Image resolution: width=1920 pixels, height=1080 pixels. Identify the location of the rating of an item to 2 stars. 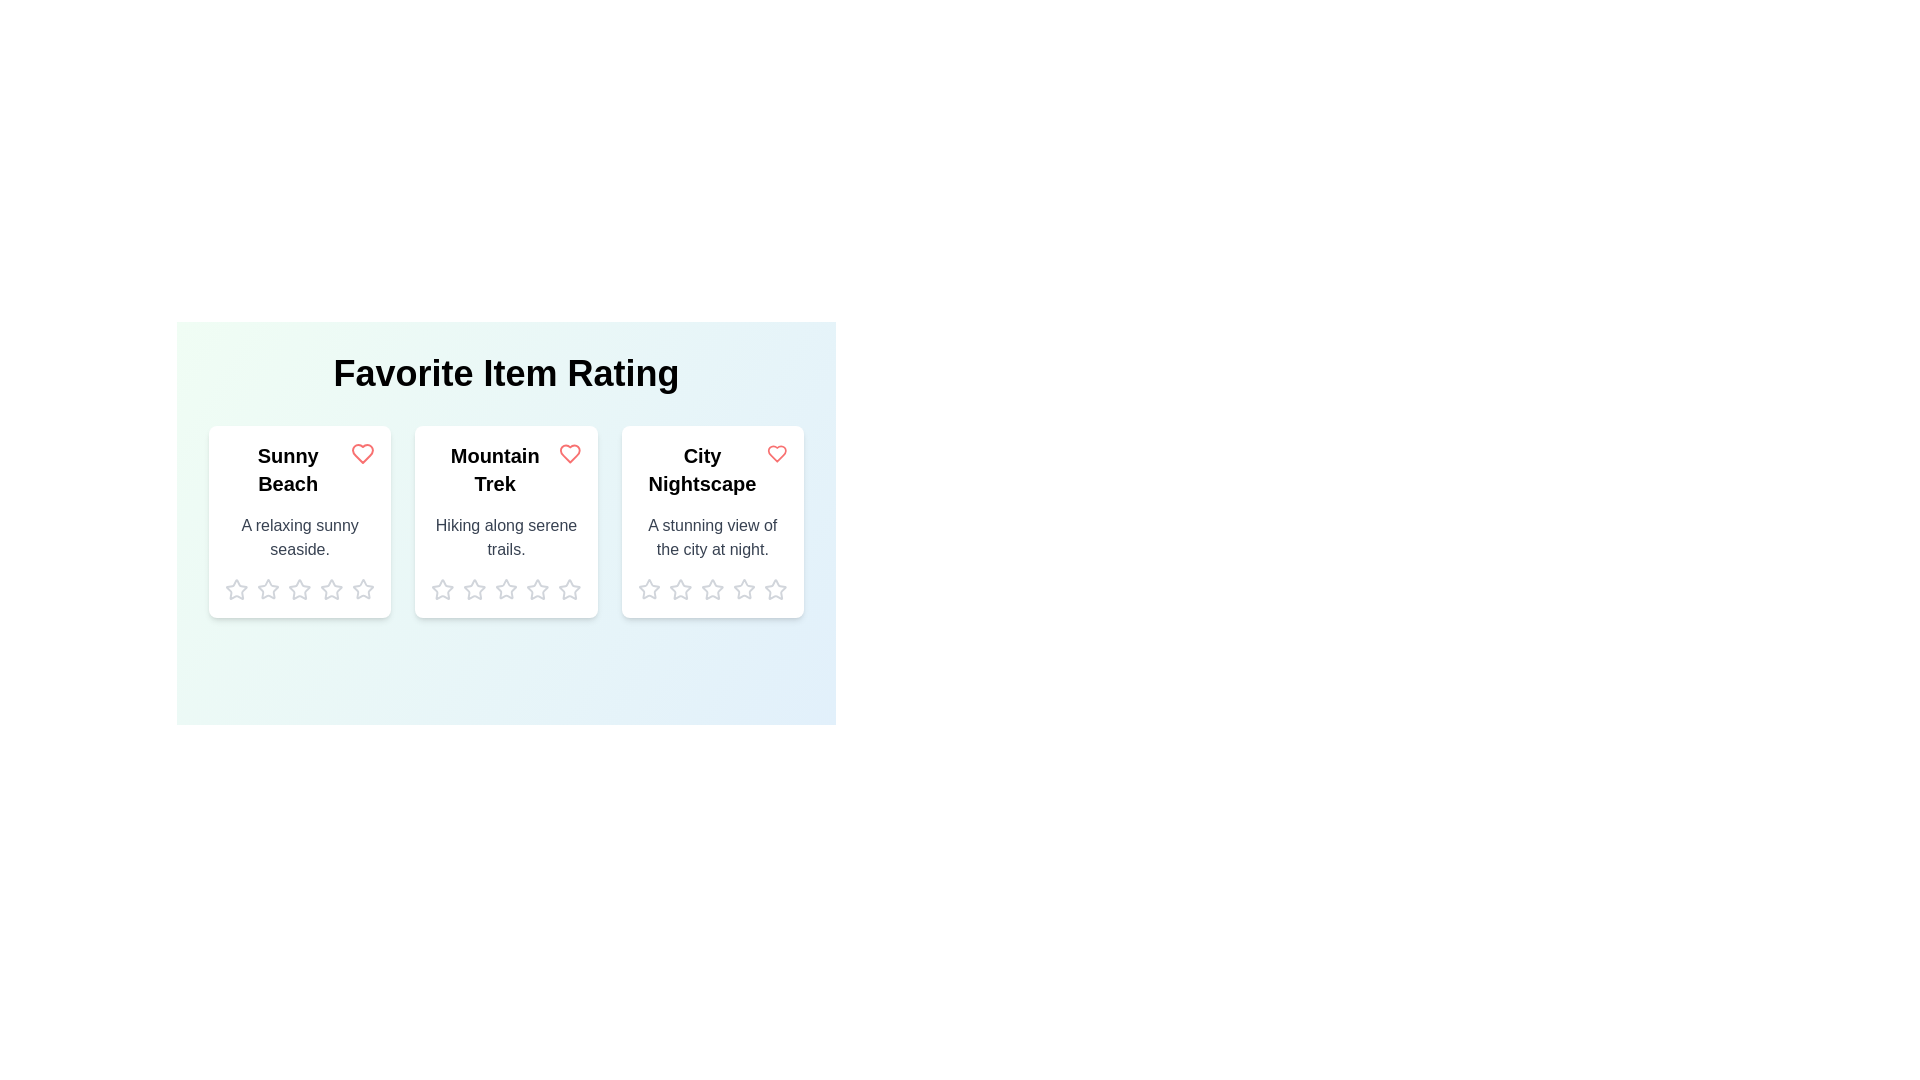
(267, 589).